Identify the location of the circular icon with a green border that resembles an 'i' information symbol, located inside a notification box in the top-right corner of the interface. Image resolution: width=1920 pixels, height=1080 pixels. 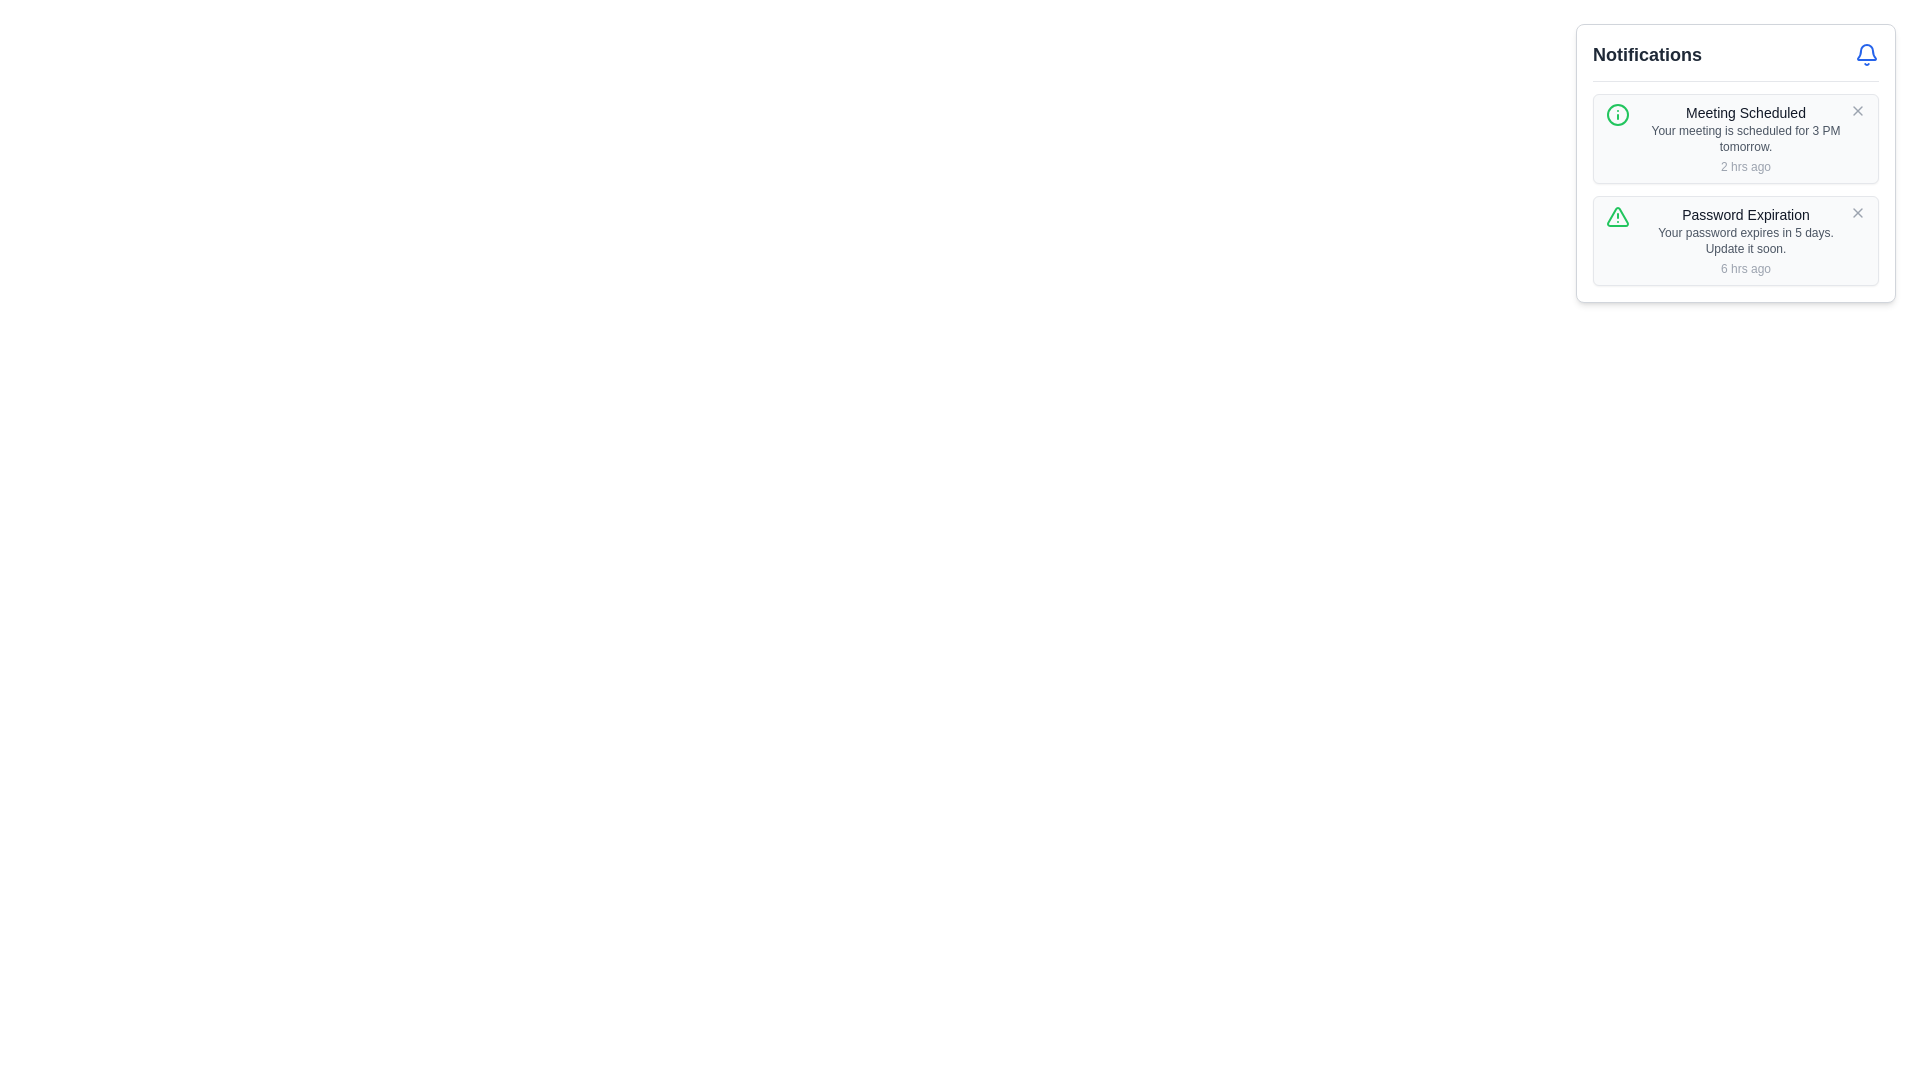
(1617, 115).